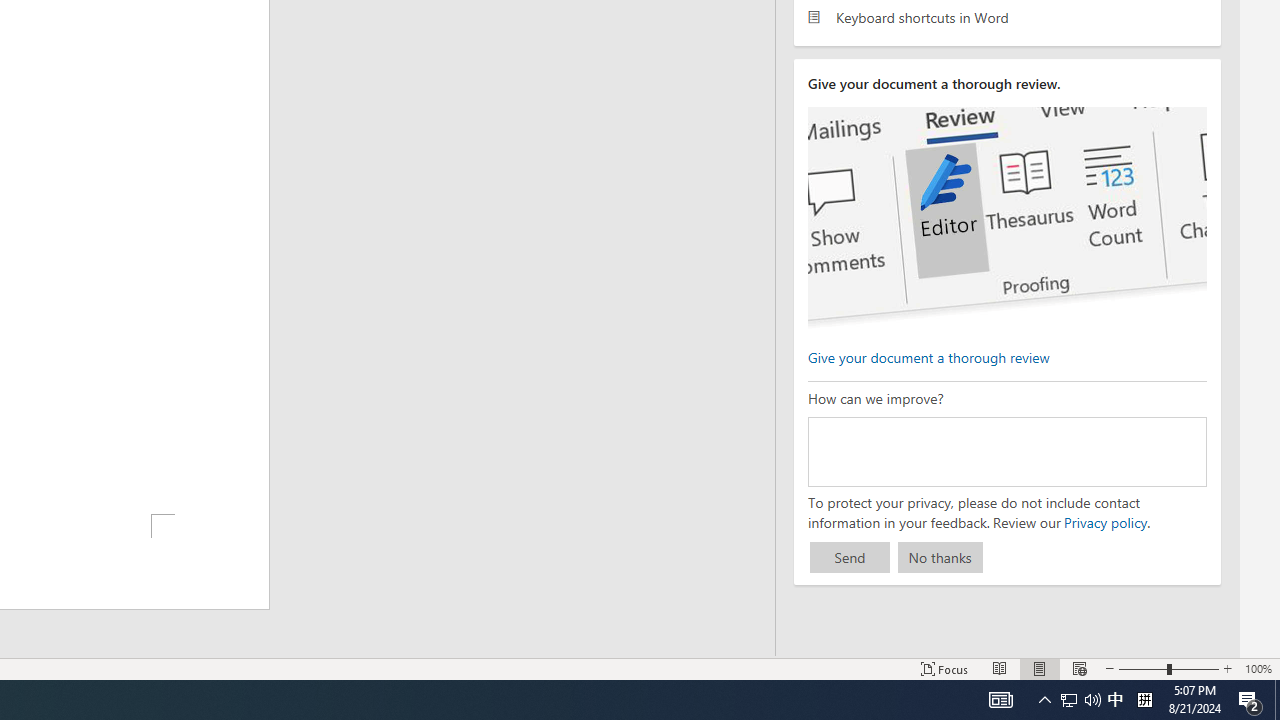  I want to click on 'No thanks', so click(939, 557).